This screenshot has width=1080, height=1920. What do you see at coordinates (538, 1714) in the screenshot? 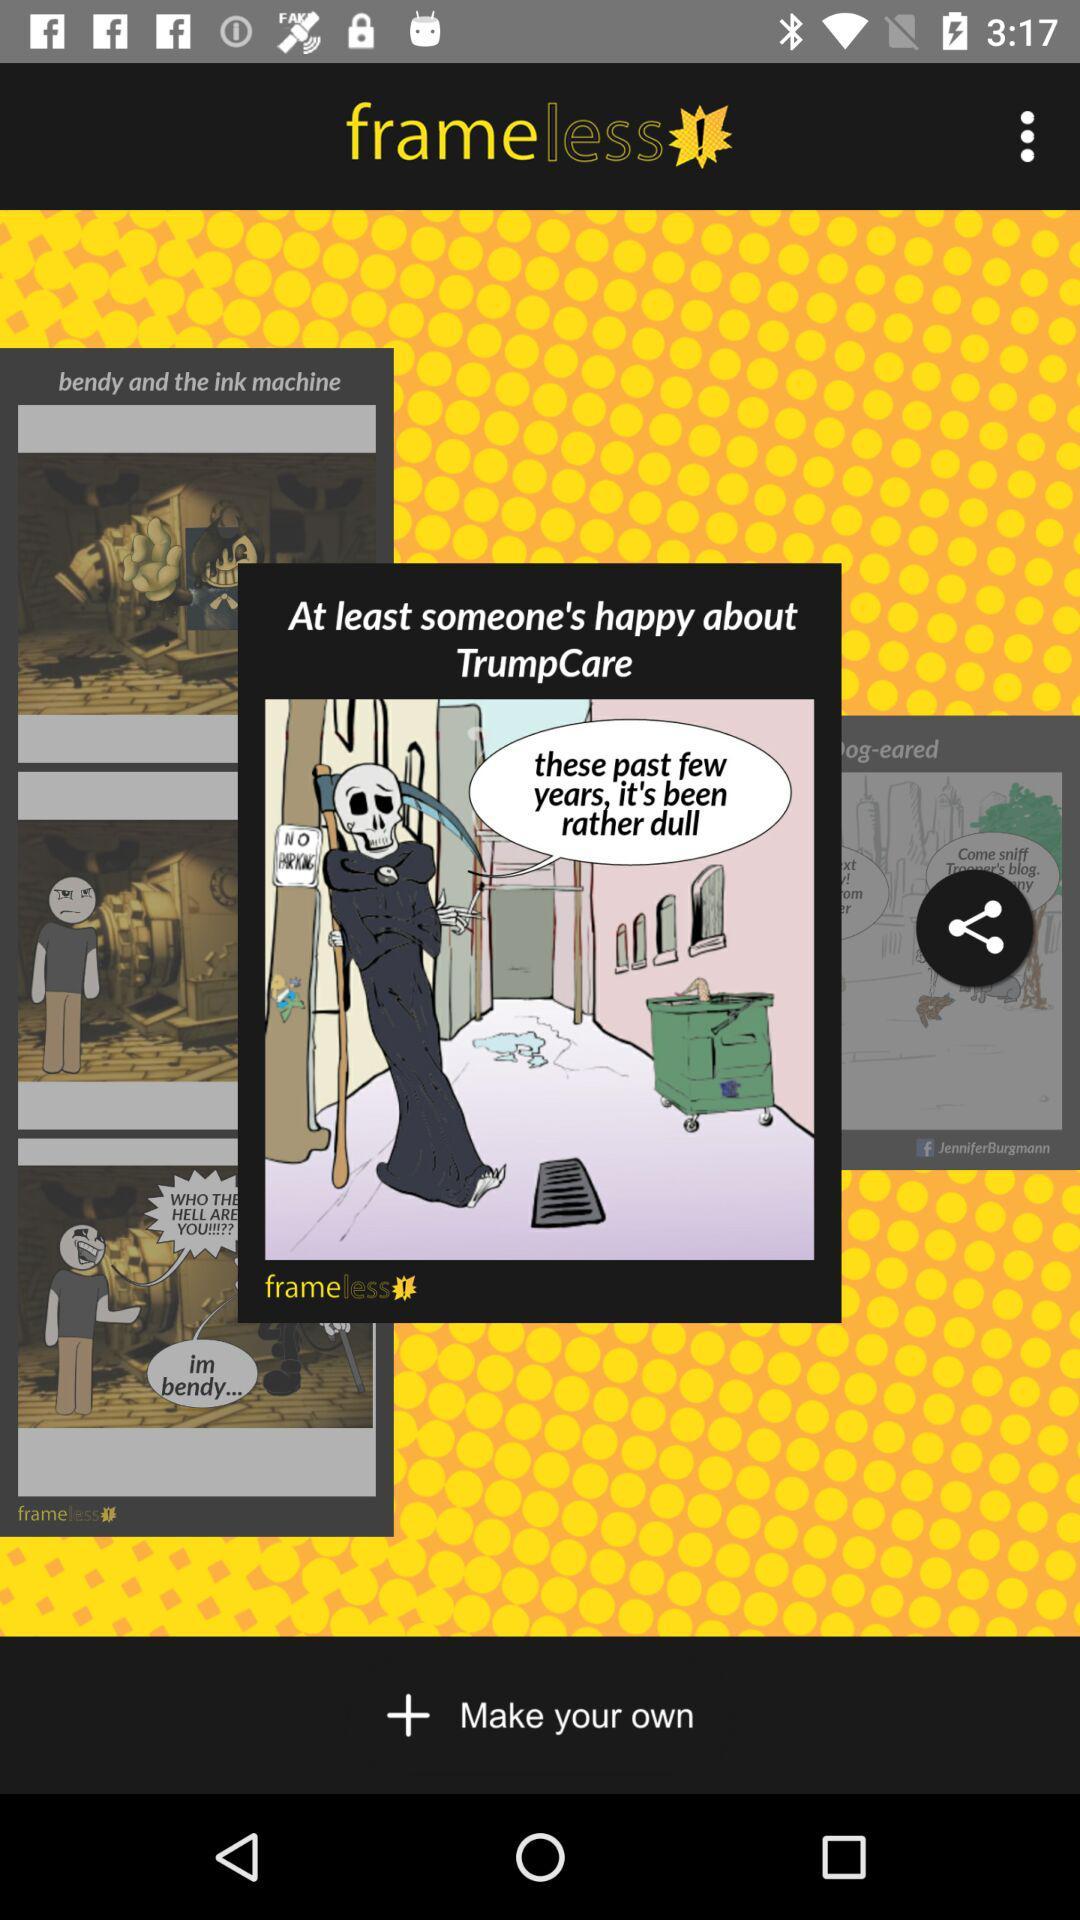
I see `create new option` at bounding box center [538, 1714].